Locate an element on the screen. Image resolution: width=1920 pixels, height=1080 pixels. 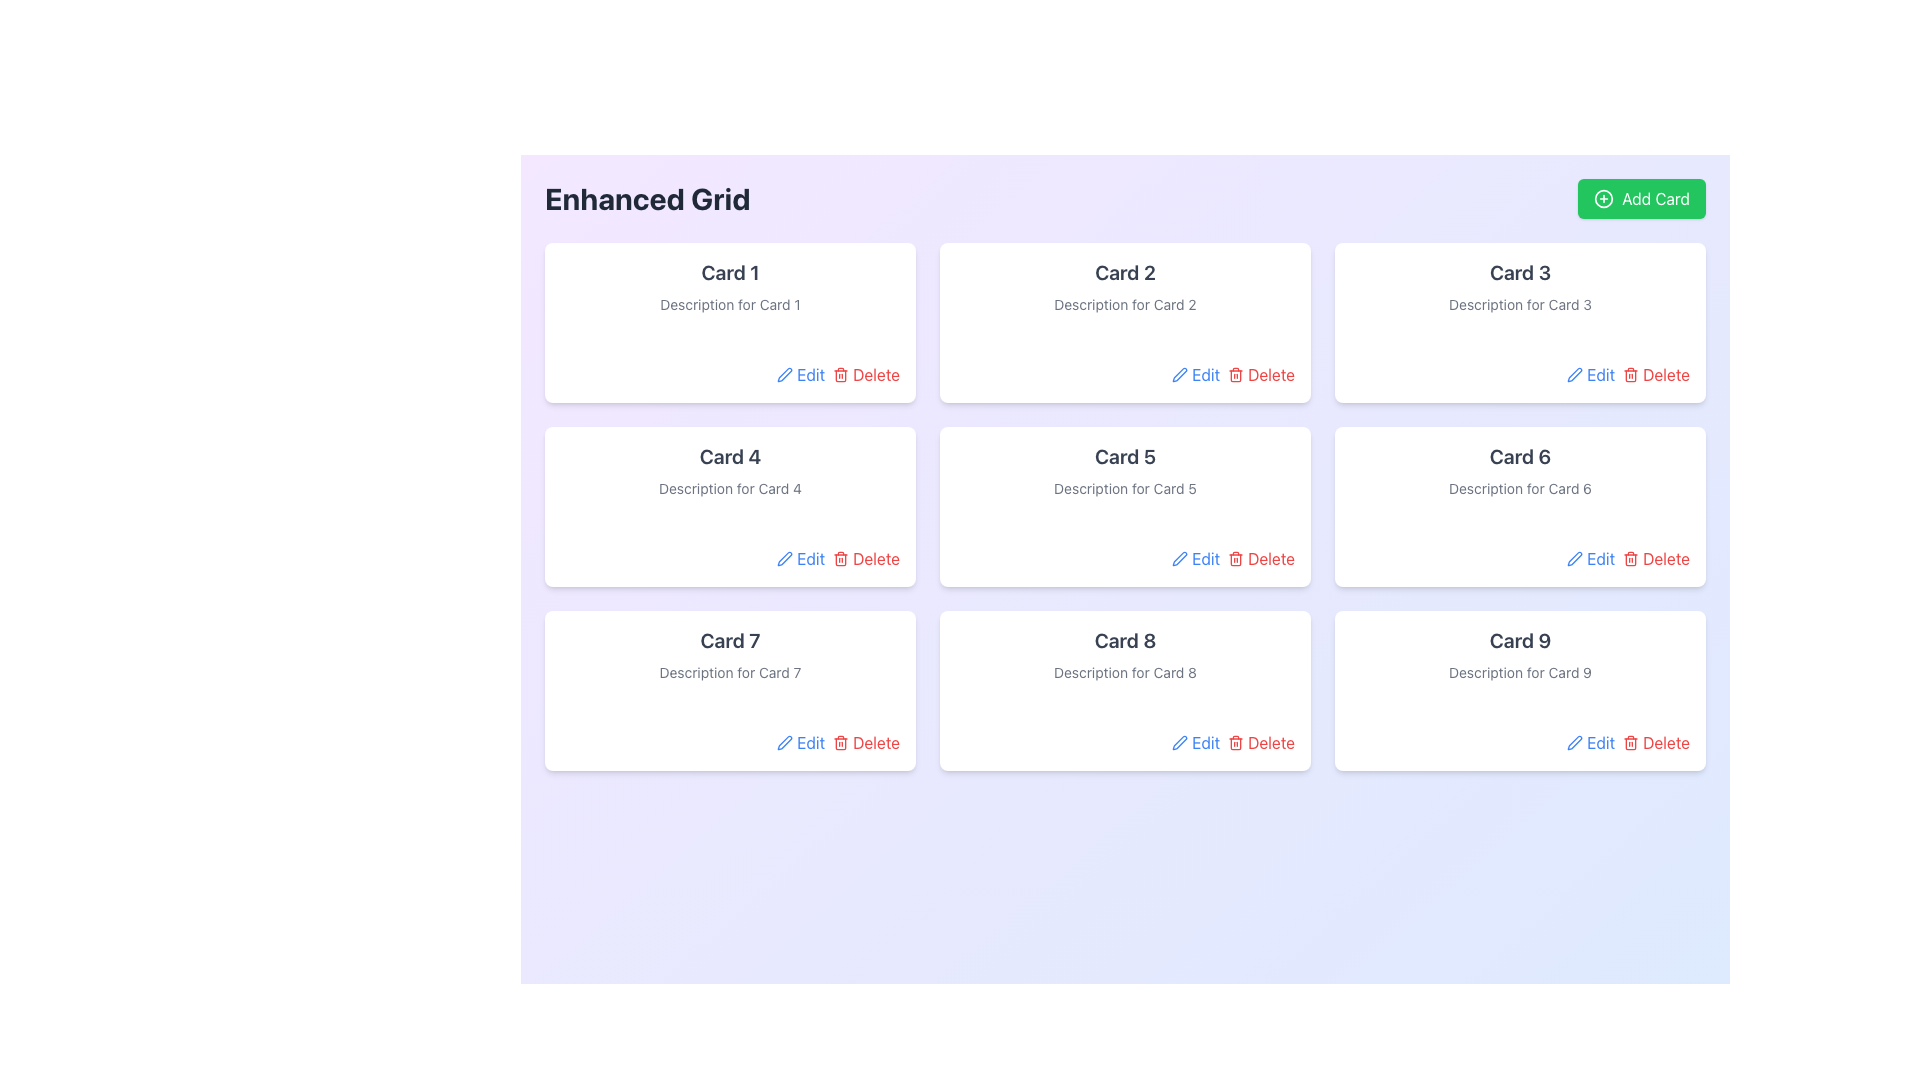
the pen icon located in the 'Card 5' section adjacent to the 'Edit' text link, which signifies editing functionality is located at coordinates (1180, 559).